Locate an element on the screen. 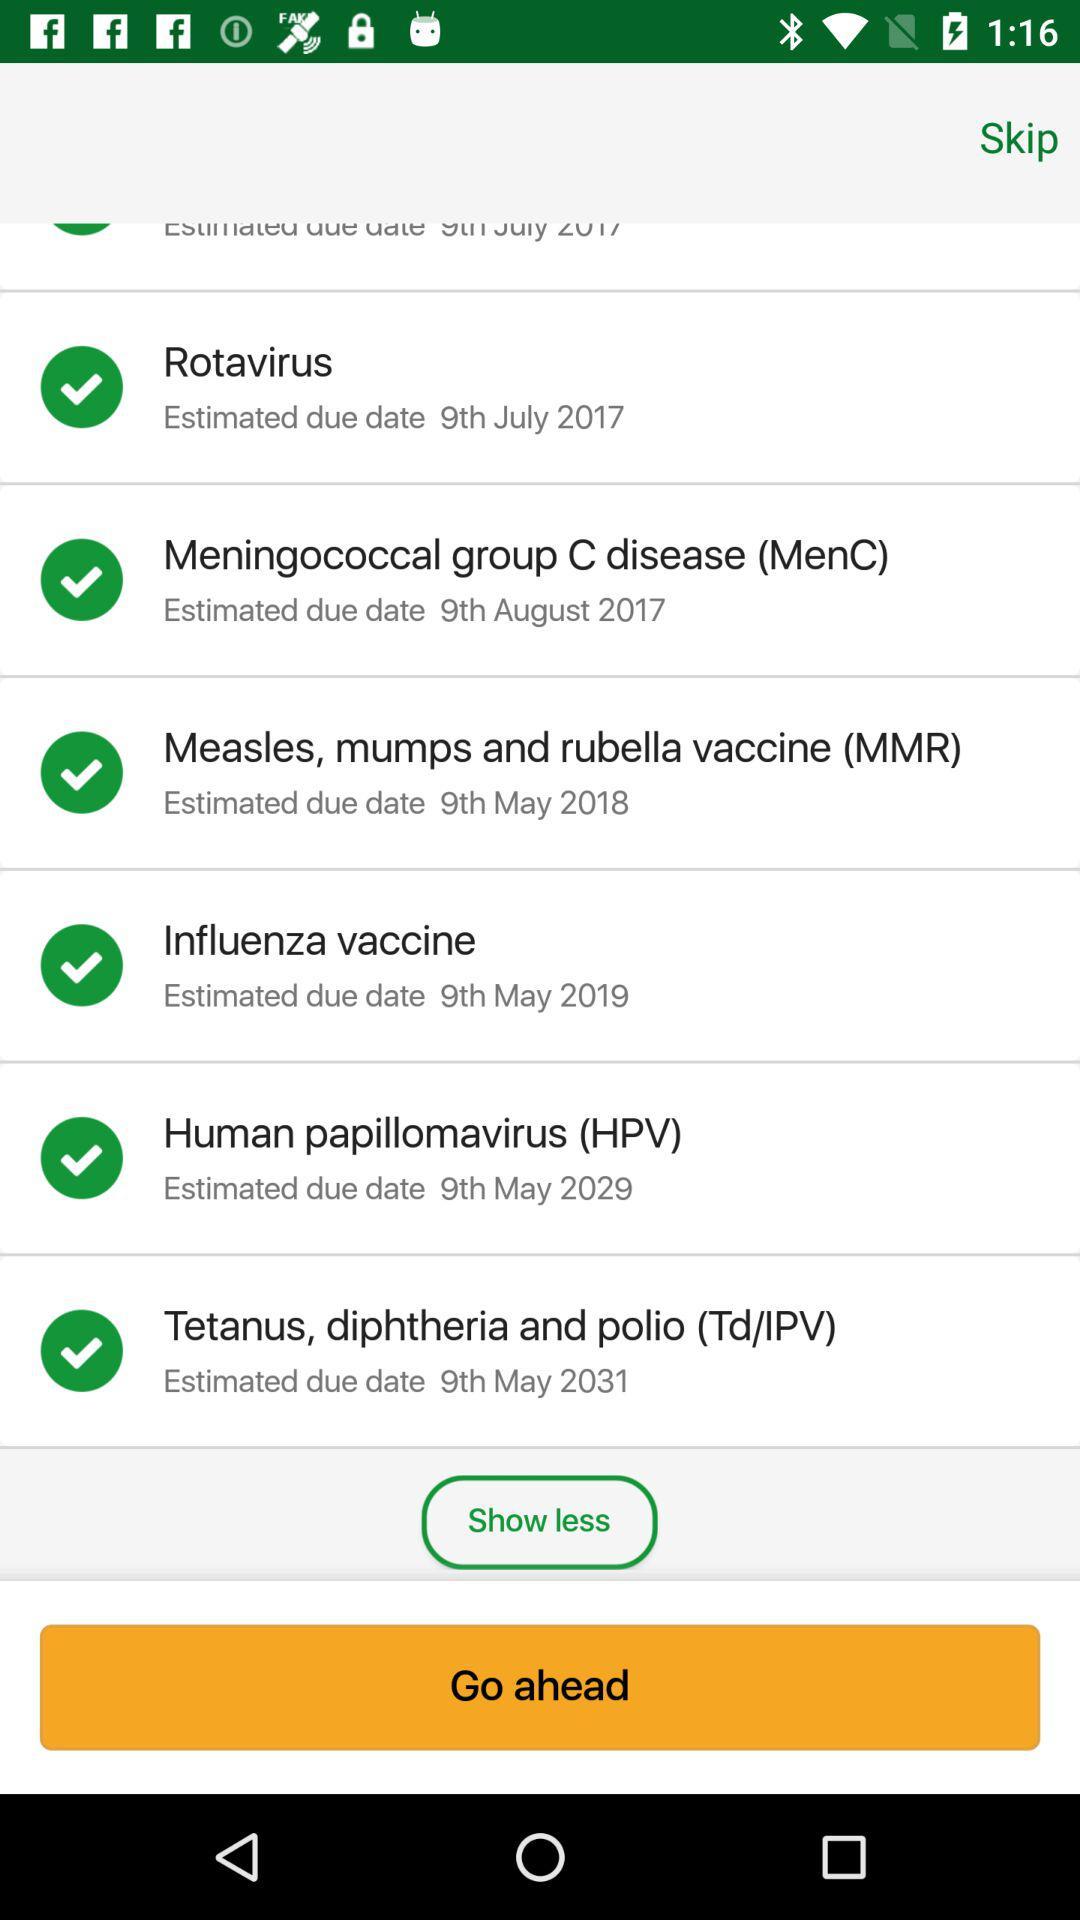 Image resolution: width=1080 pixels, height=1920 pixels. confirmation button is located at coordinates (101, 771).